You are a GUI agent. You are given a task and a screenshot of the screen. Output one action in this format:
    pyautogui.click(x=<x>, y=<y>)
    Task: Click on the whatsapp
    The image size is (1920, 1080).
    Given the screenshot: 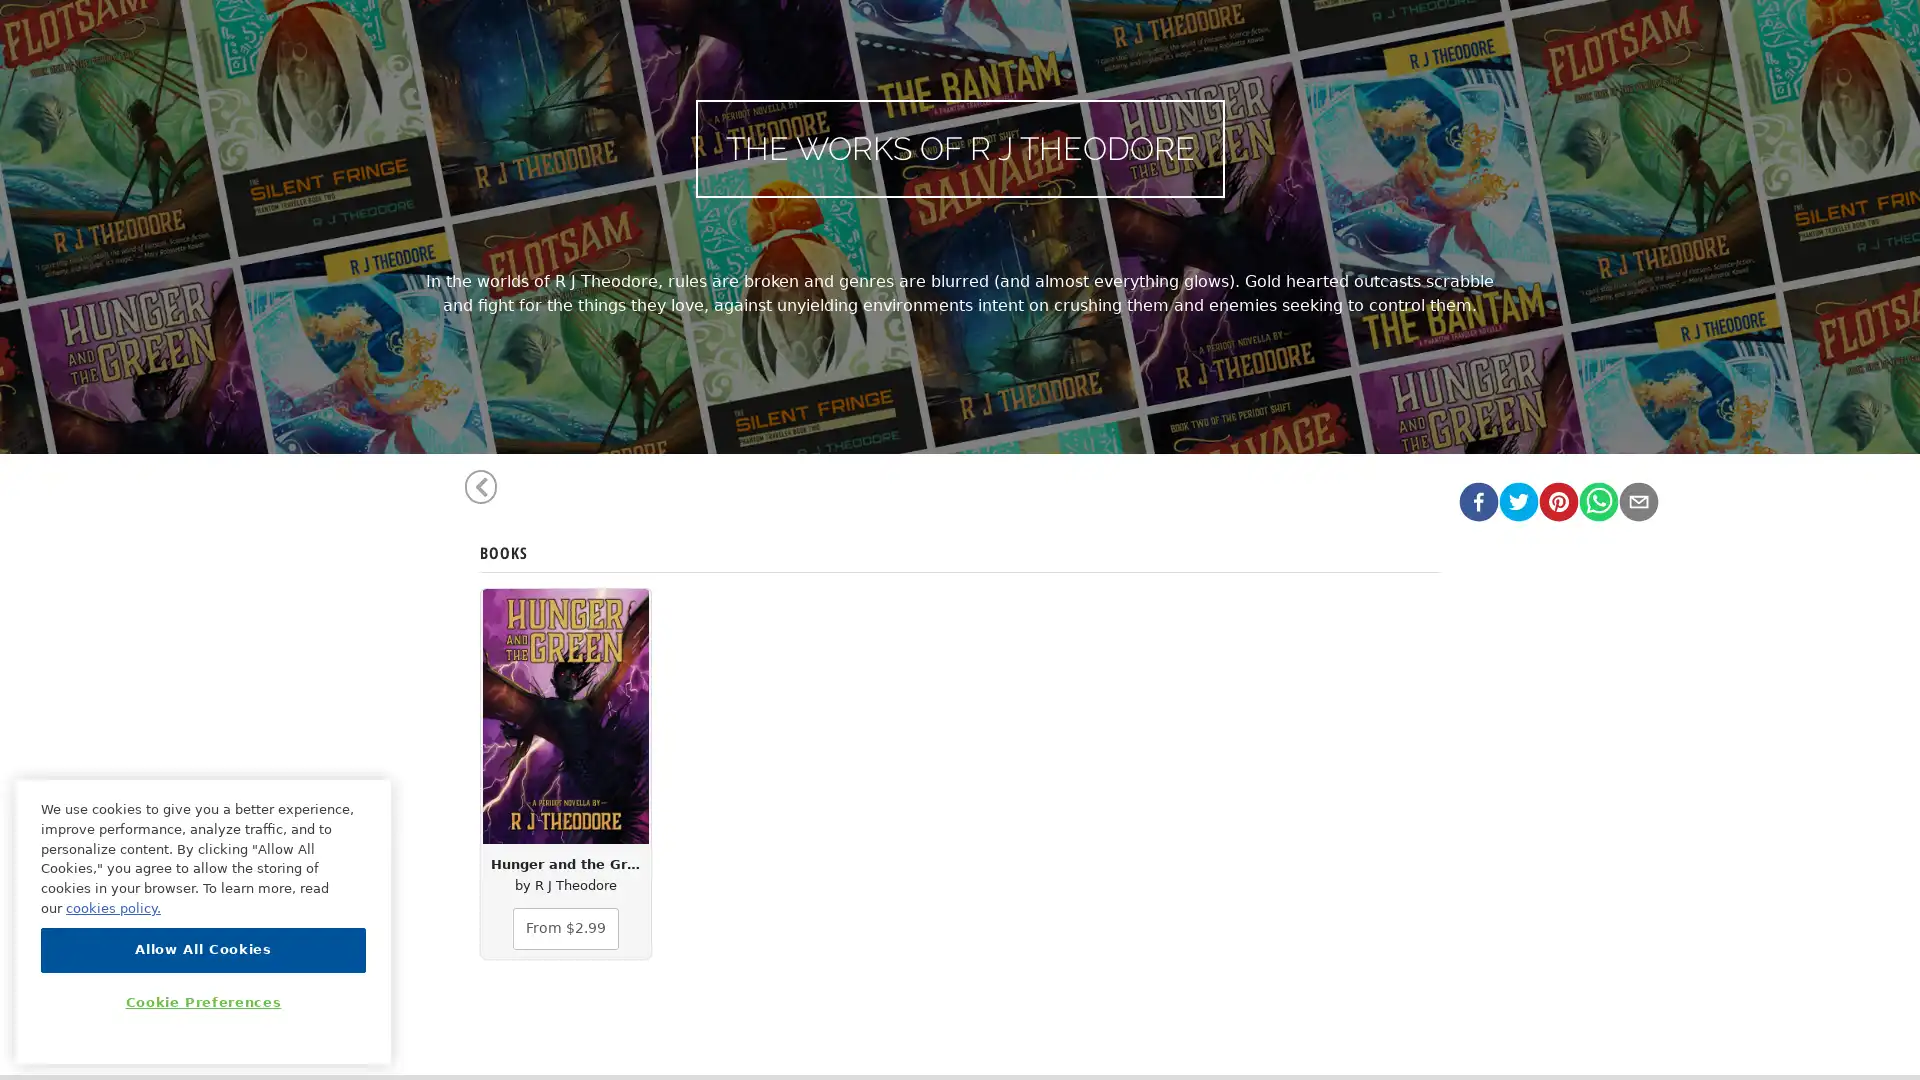 What is the action you would take?
    pyautogui.click(x=1597, y=499)
    